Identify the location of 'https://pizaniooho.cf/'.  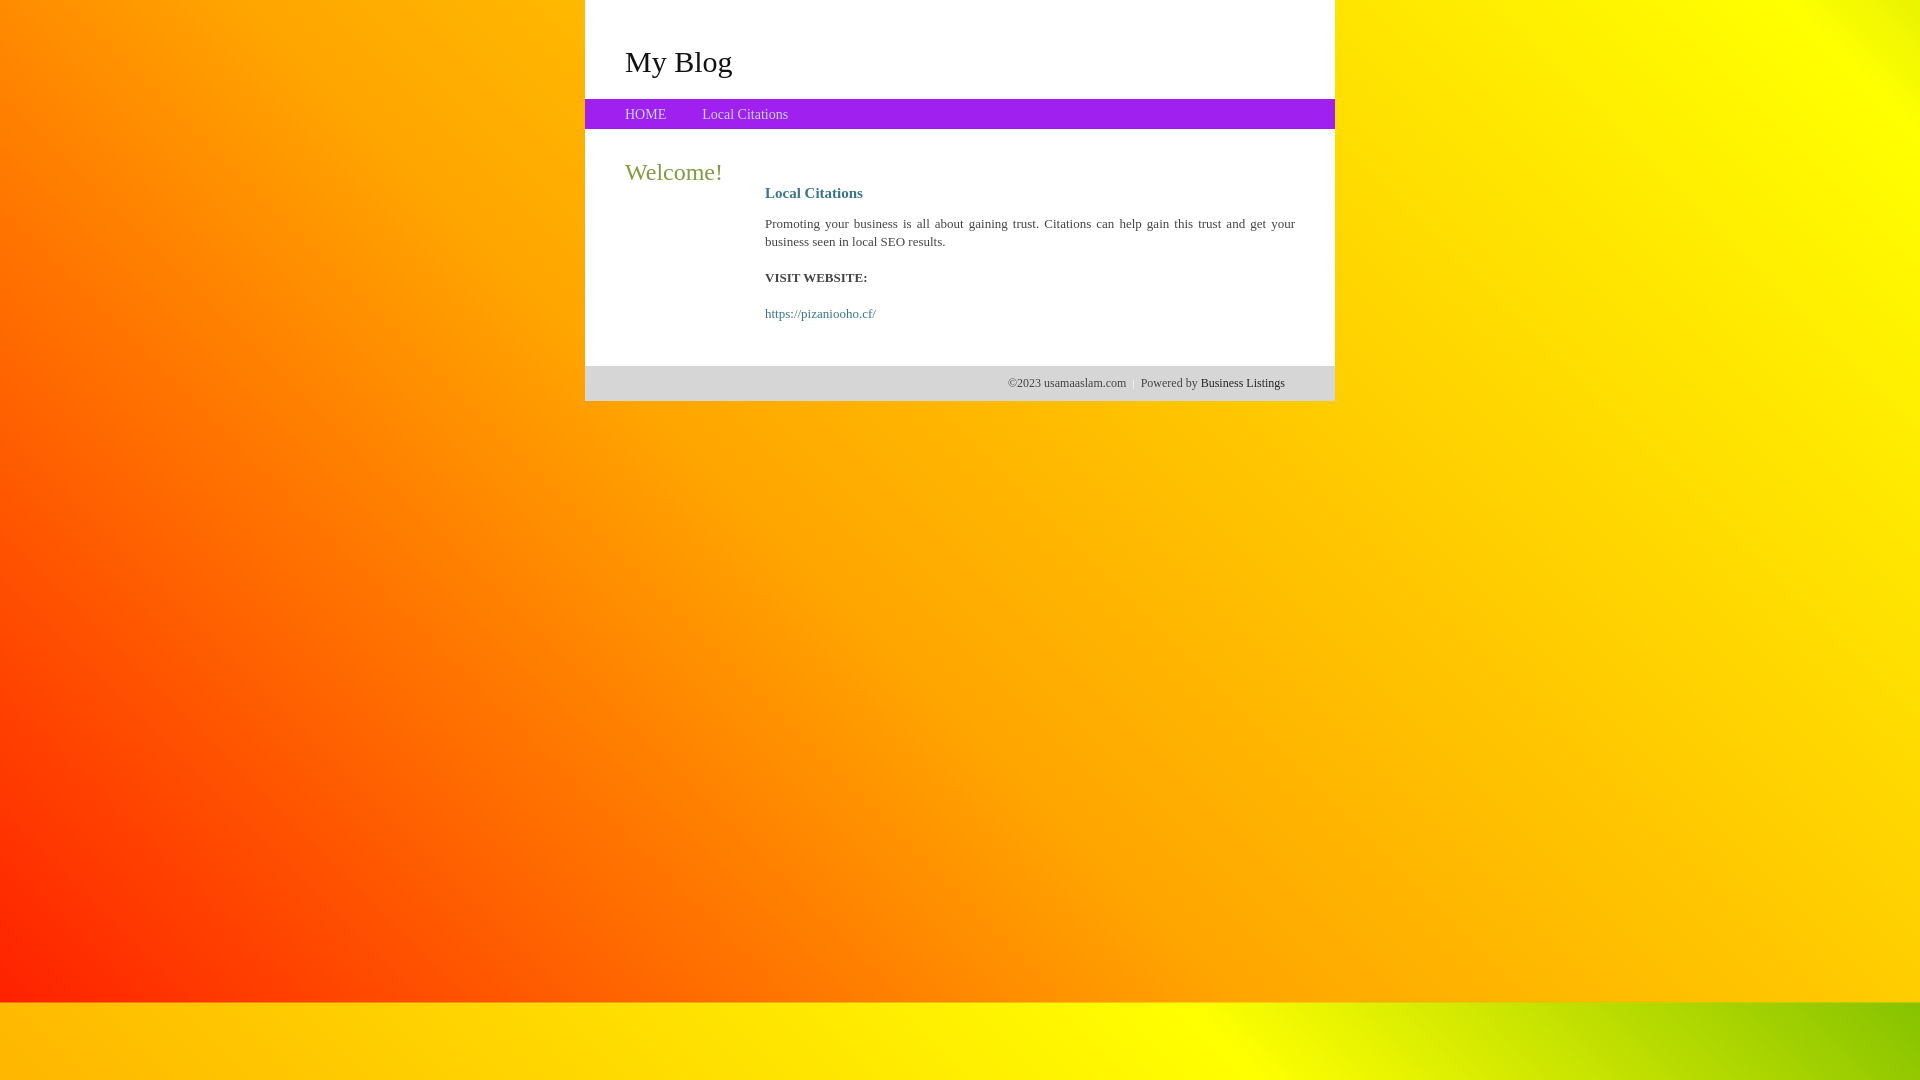
(820, 313).